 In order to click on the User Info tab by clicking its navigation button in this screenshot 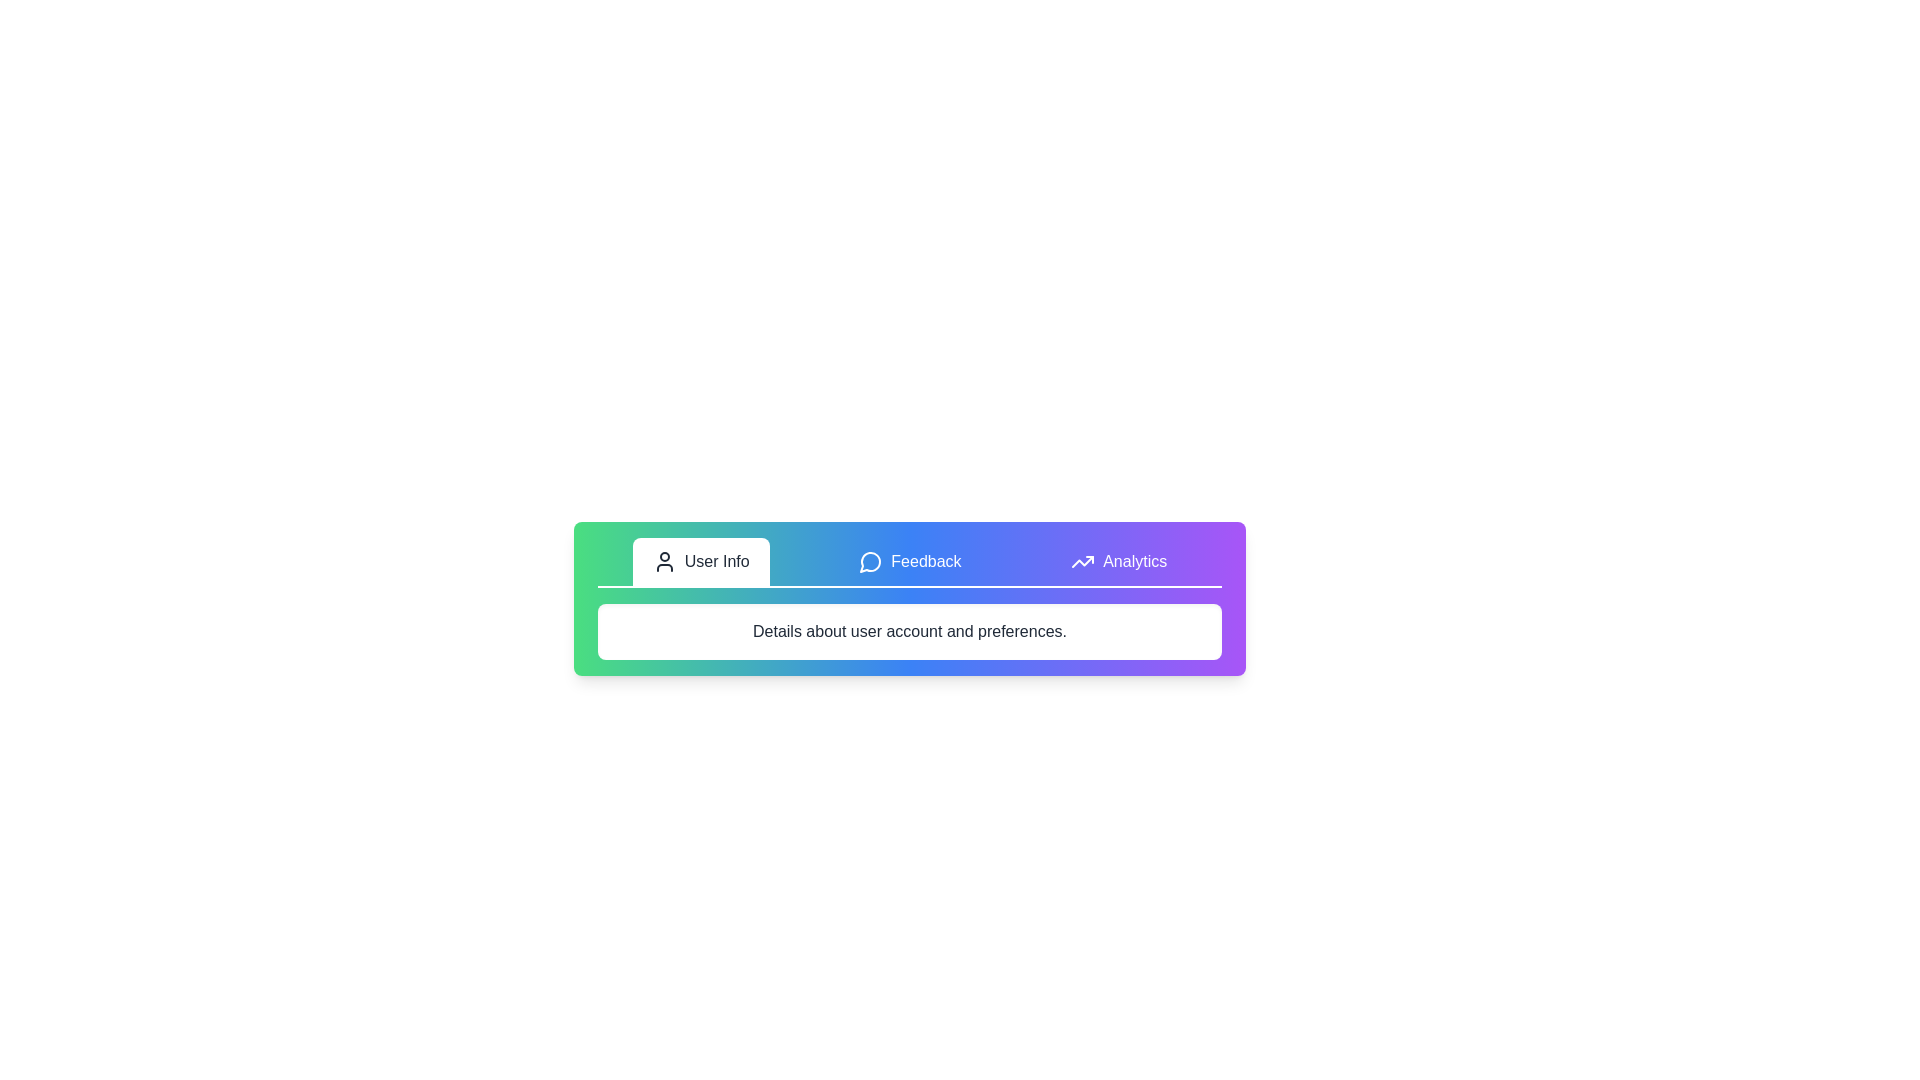, I will do `click(700, 562)`.